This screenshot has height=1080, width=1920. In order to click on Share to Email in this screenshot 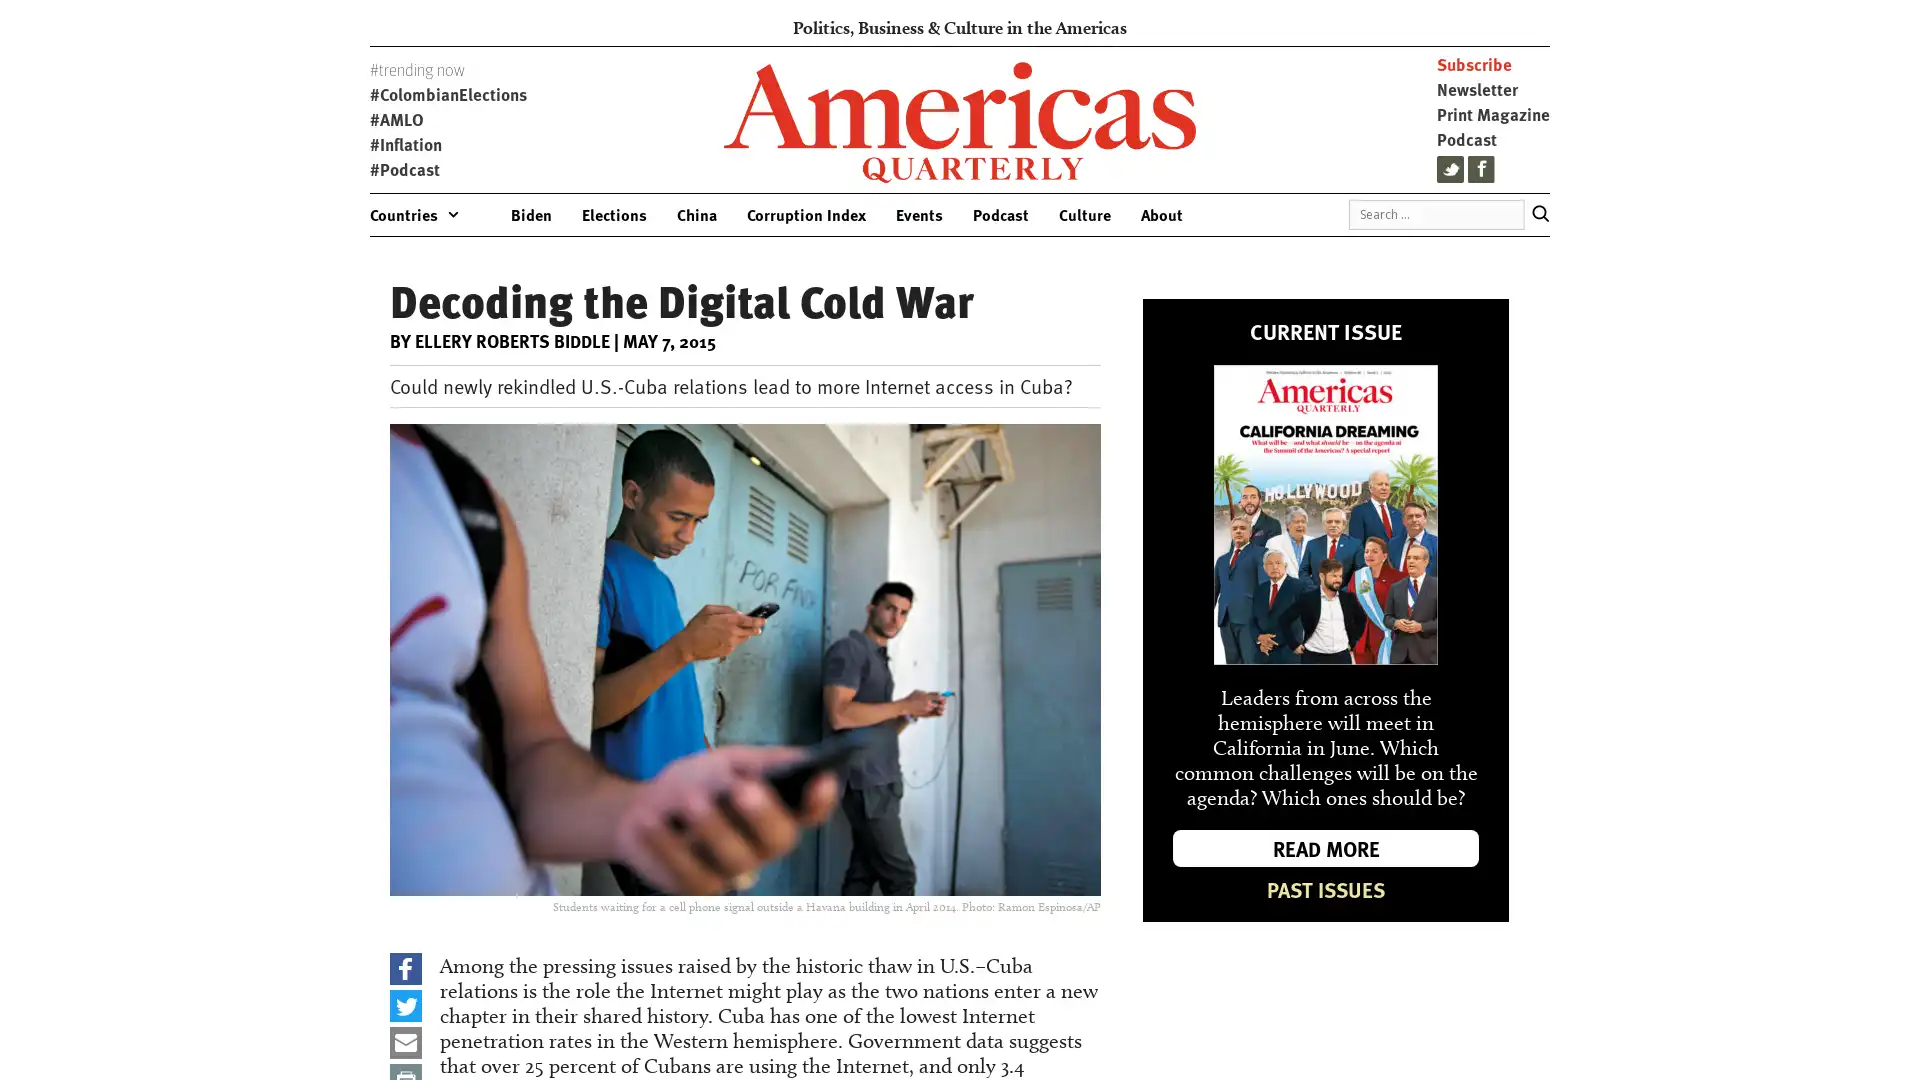, I will do `click(405, 1041)`.